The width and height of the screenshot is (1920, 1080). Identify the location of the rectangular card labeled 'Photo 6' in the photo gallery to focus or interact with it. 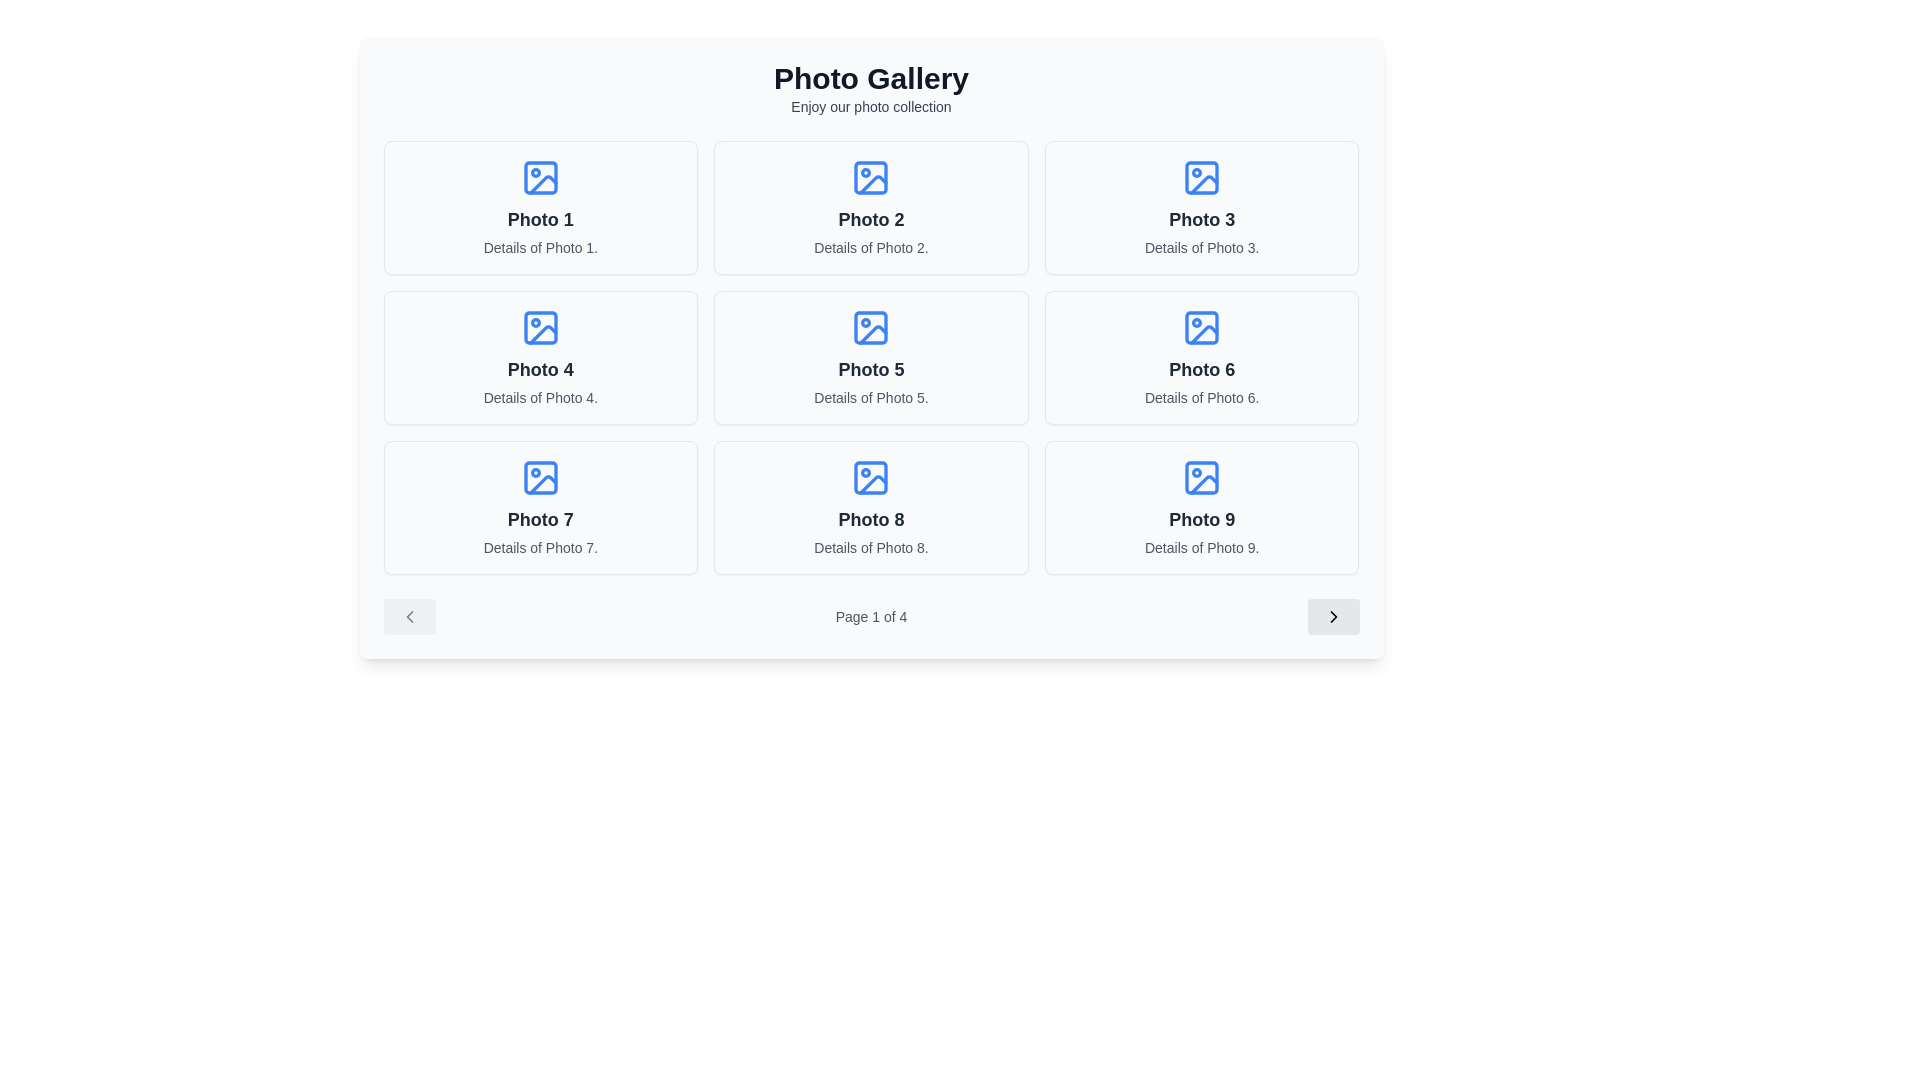
(1201, 357).